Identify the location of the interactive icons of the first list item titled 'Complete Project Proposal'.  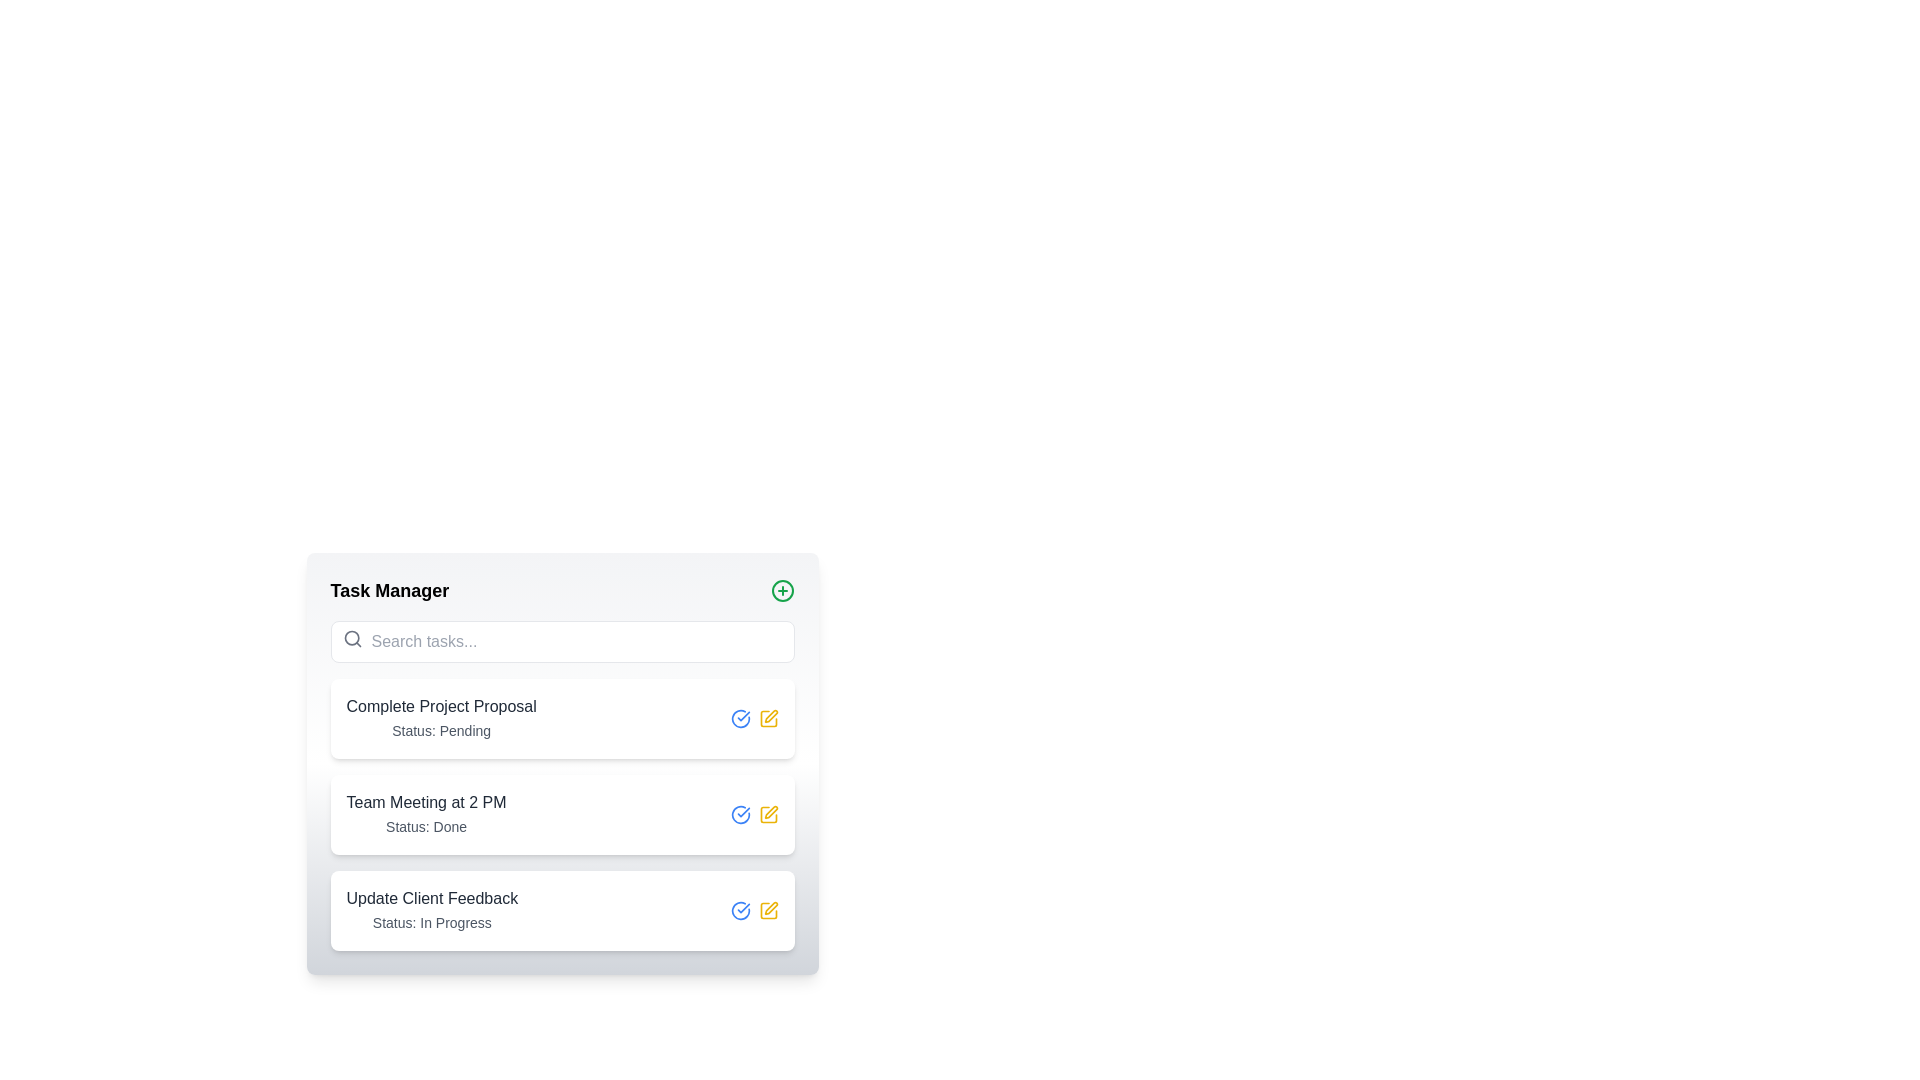
(561, 717).